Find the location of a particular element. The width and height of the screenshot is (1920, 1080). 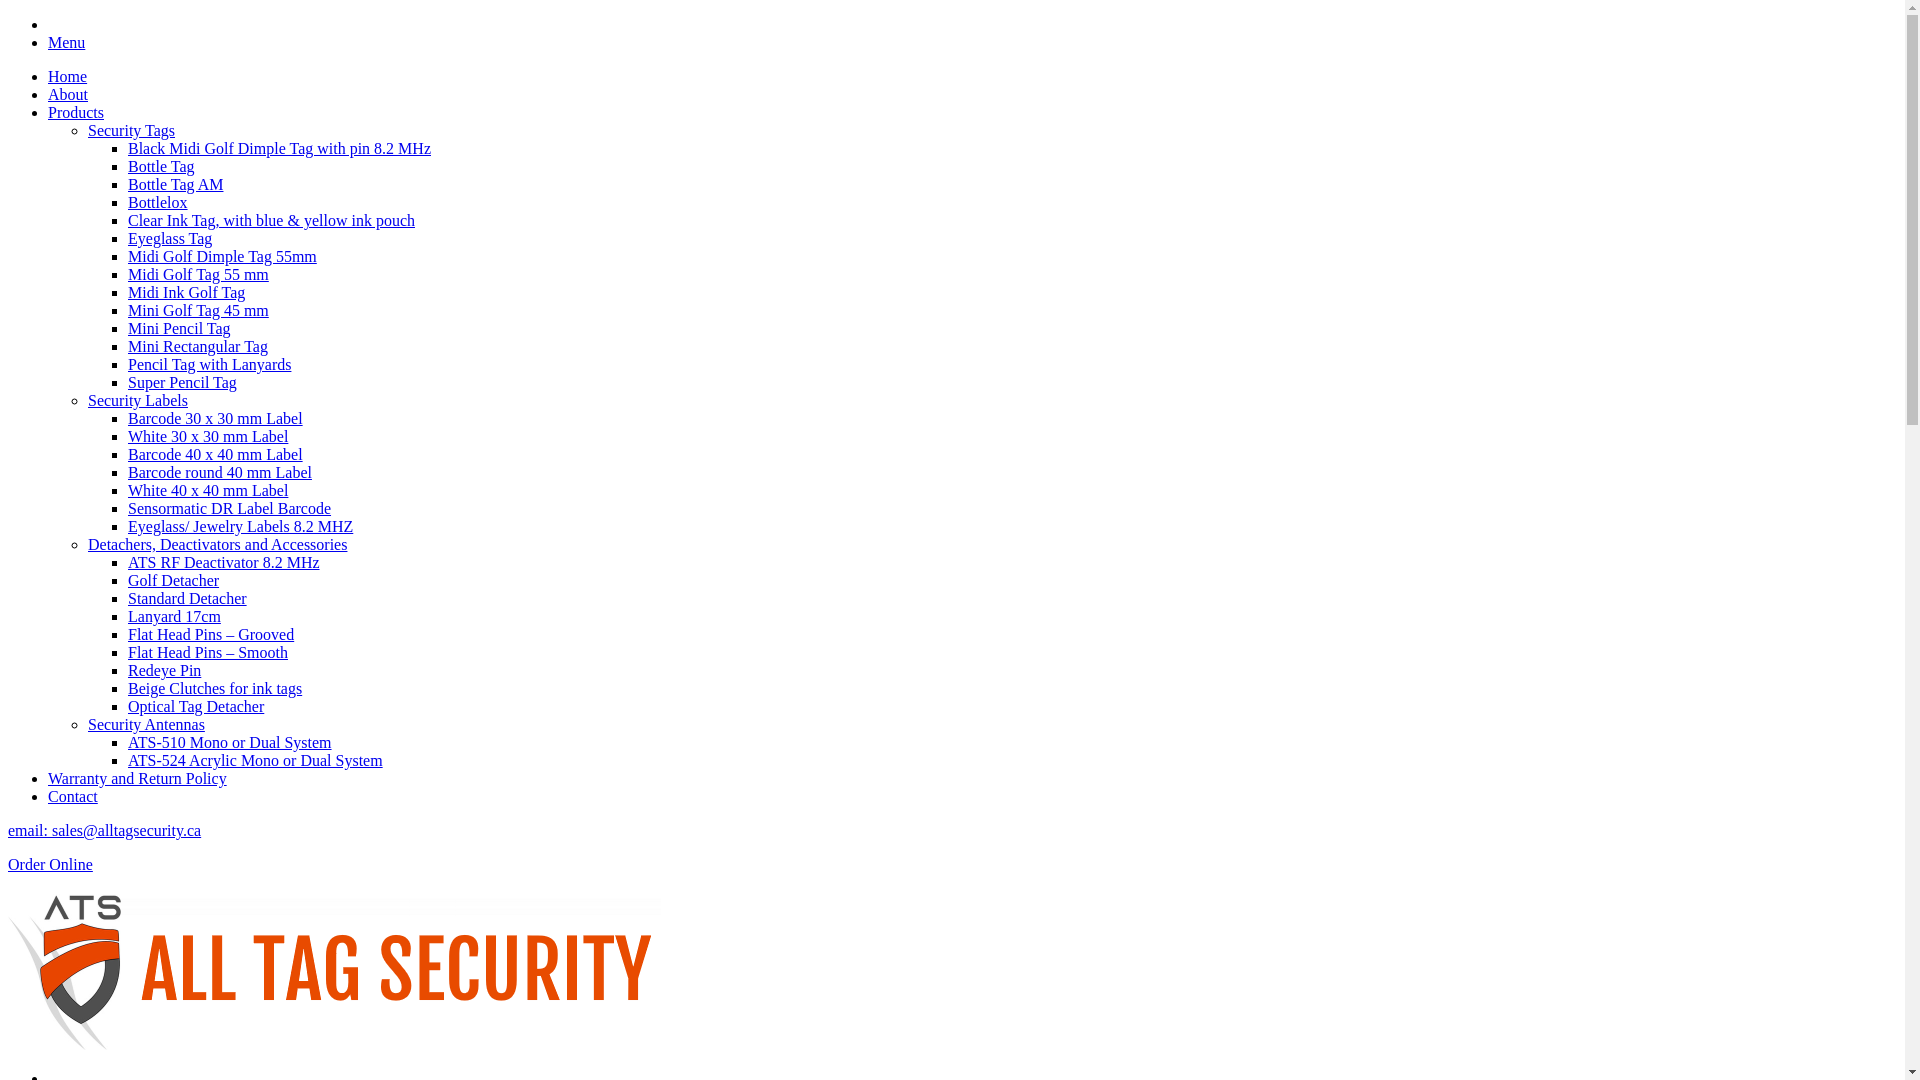

'Barcode 30 x 30 mm Label' is located at coordinates (215, 417).